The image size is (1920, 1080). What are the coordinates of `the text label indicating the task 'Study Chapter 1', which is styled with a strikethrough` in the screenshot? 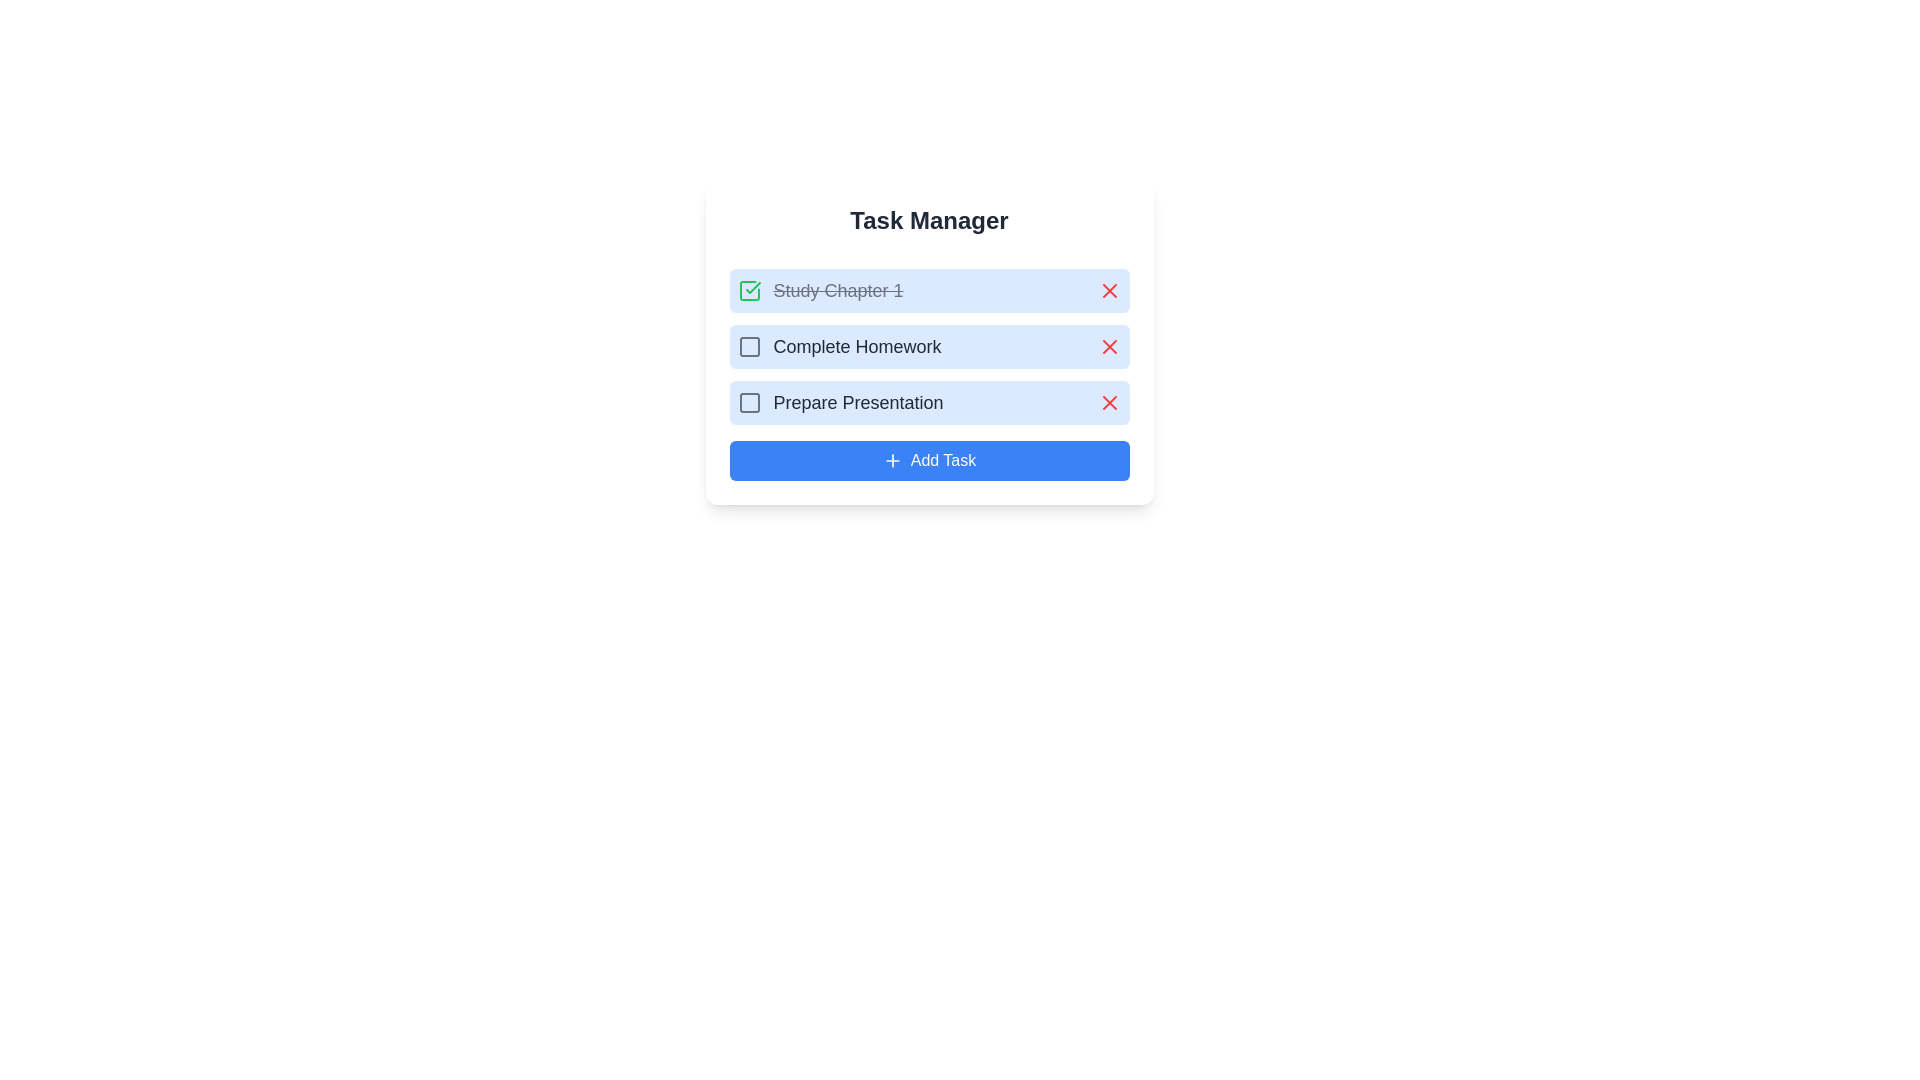 It's located at (838, 290).